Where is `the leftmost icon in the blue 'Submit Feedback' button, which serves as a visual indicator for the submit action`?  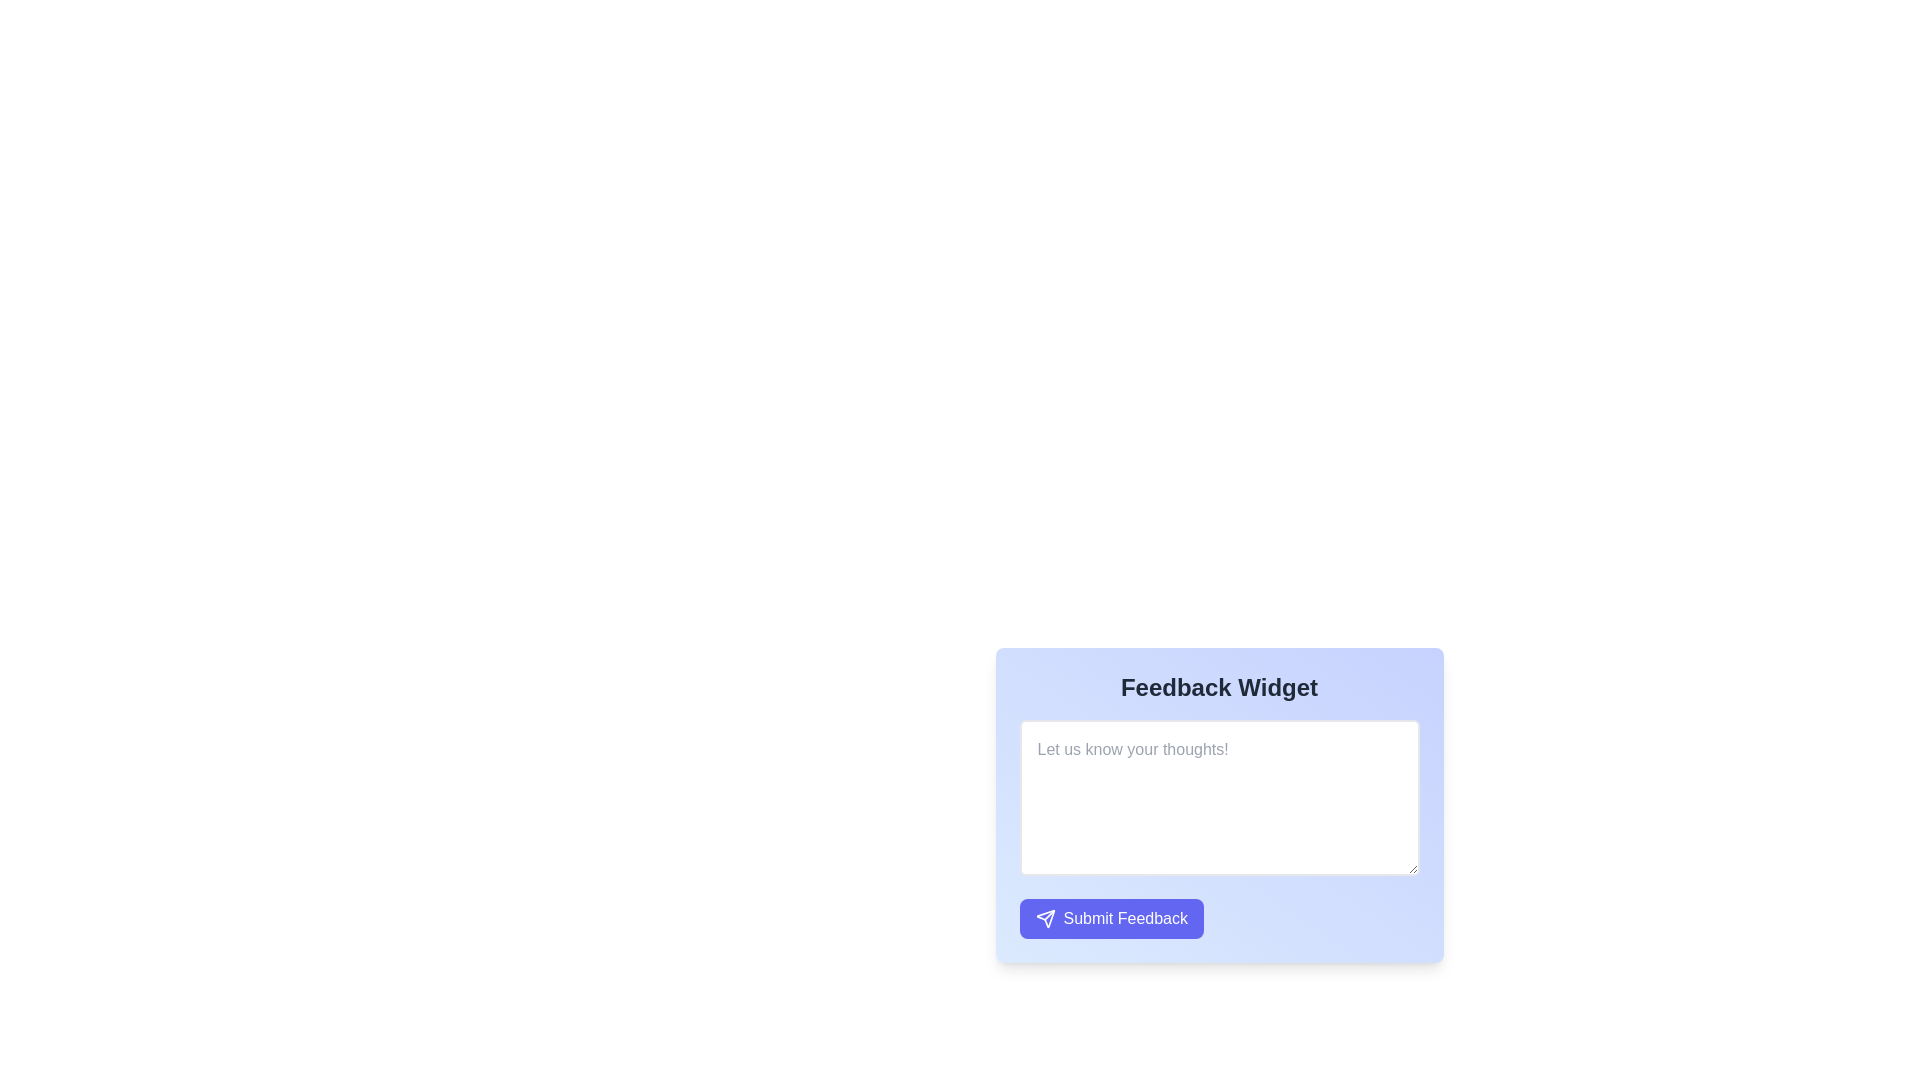
the leftmost icon in the blue 'Submit Feedback' button, which serves as a visual indicator for the submit action is located at coordinates (1044, 918).